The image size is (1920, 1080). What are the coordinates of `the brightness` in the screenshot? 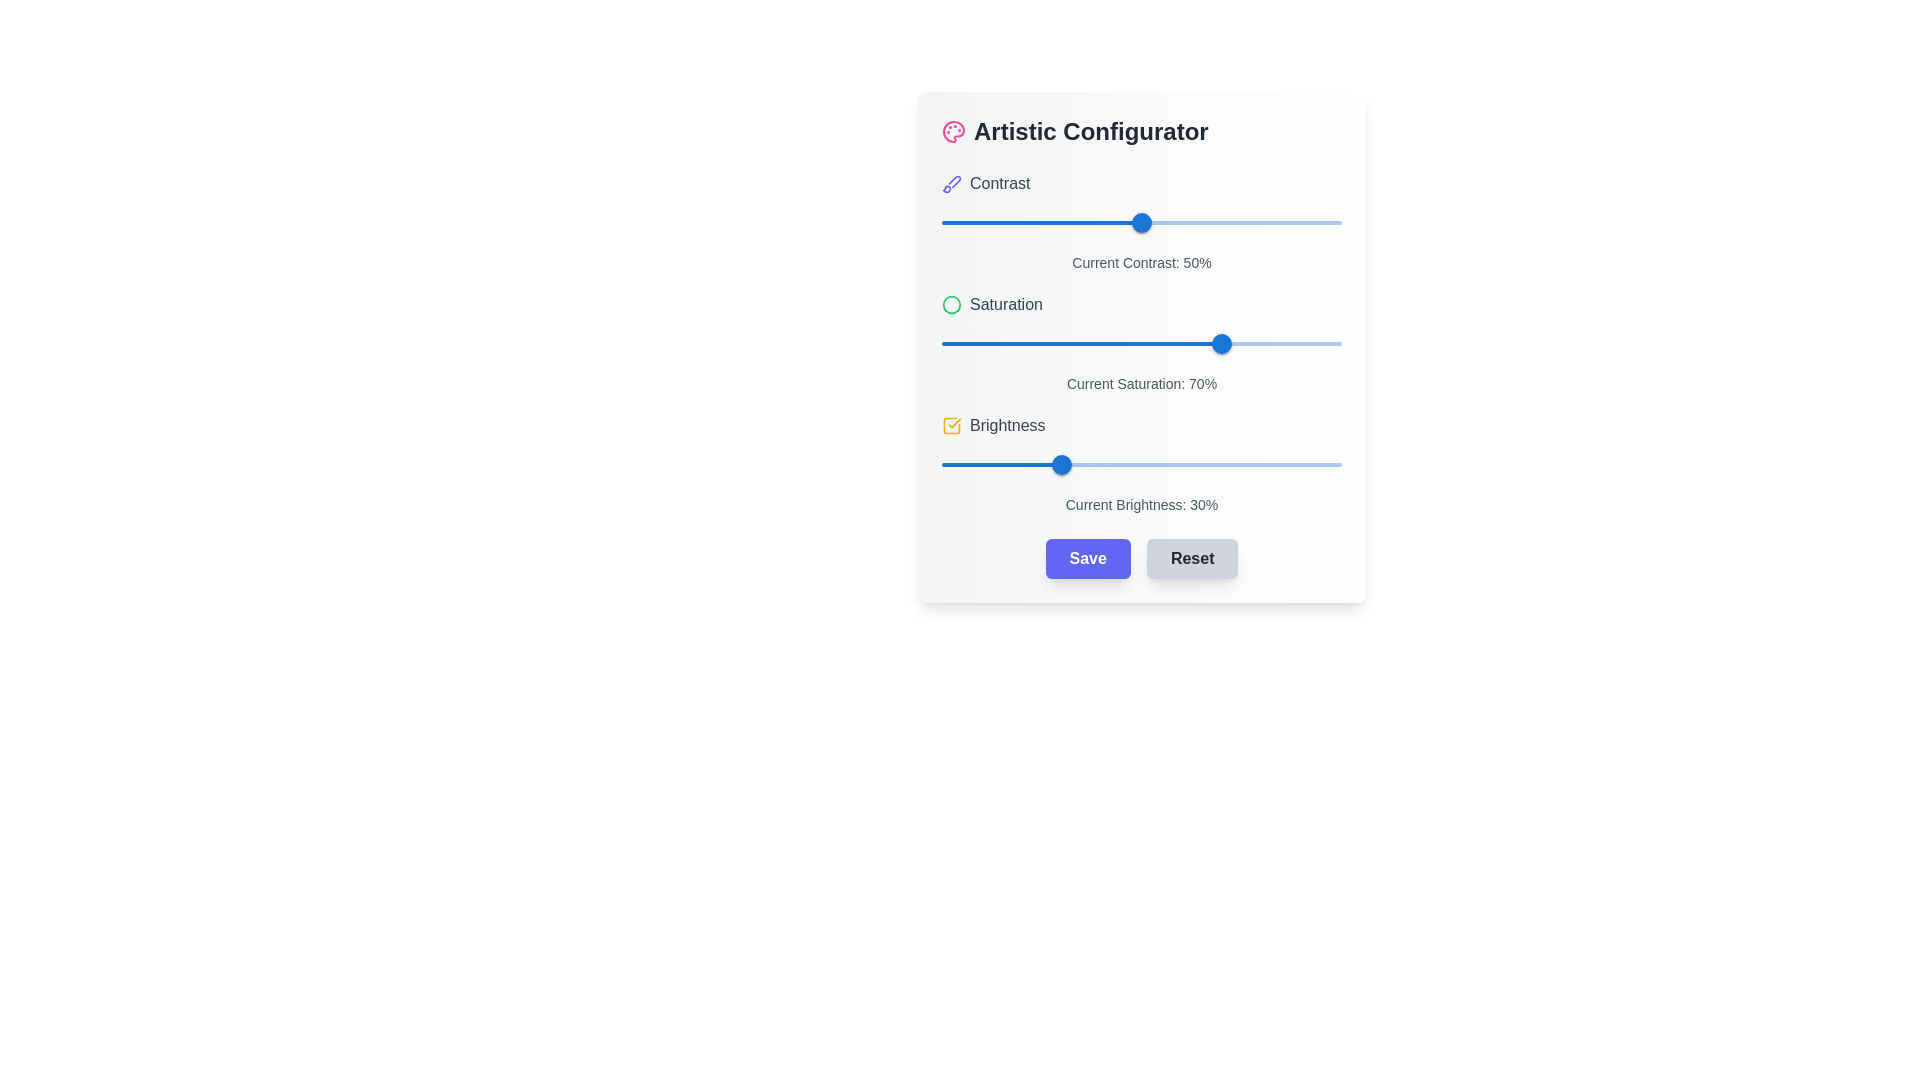 It's located at (953, 465).